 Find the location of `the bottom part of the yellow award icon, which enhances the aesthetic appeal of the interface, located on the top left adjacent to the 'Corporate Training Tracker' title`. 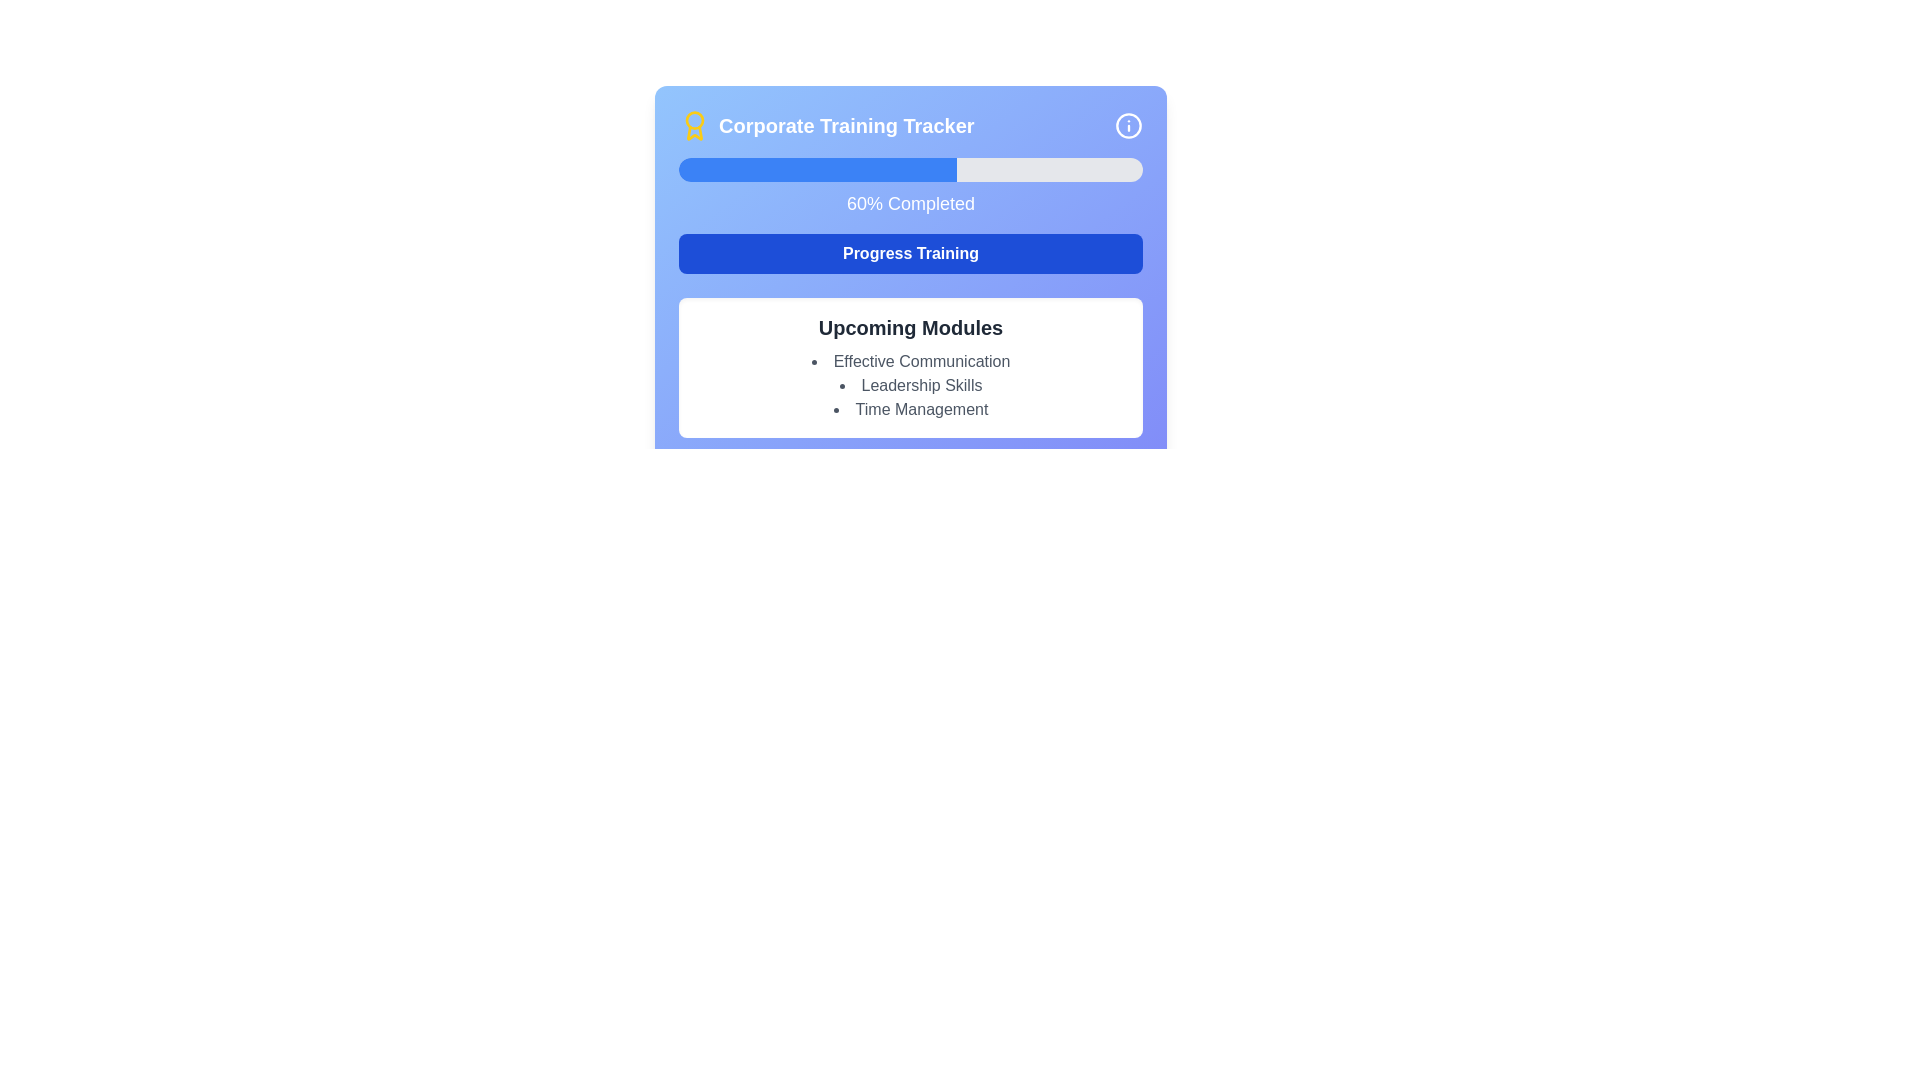

the bottom part of the yellow award icon, which enhances the aesthetic appeal of the interface, located on the top left adjacent to the 'Corporate Training Tracker' title is located at coordinates (695, 133).